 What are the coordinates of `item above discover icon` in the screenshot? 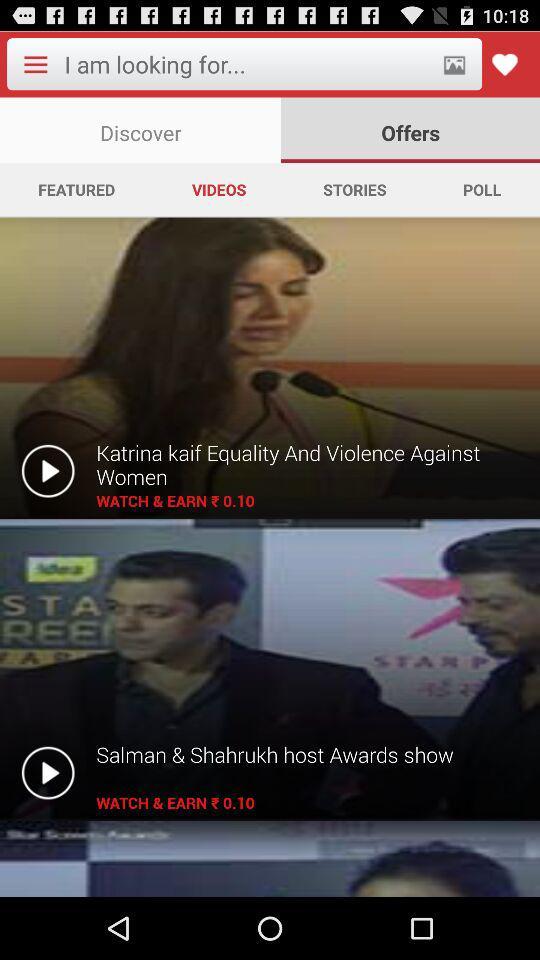 It's located at (35, 64).